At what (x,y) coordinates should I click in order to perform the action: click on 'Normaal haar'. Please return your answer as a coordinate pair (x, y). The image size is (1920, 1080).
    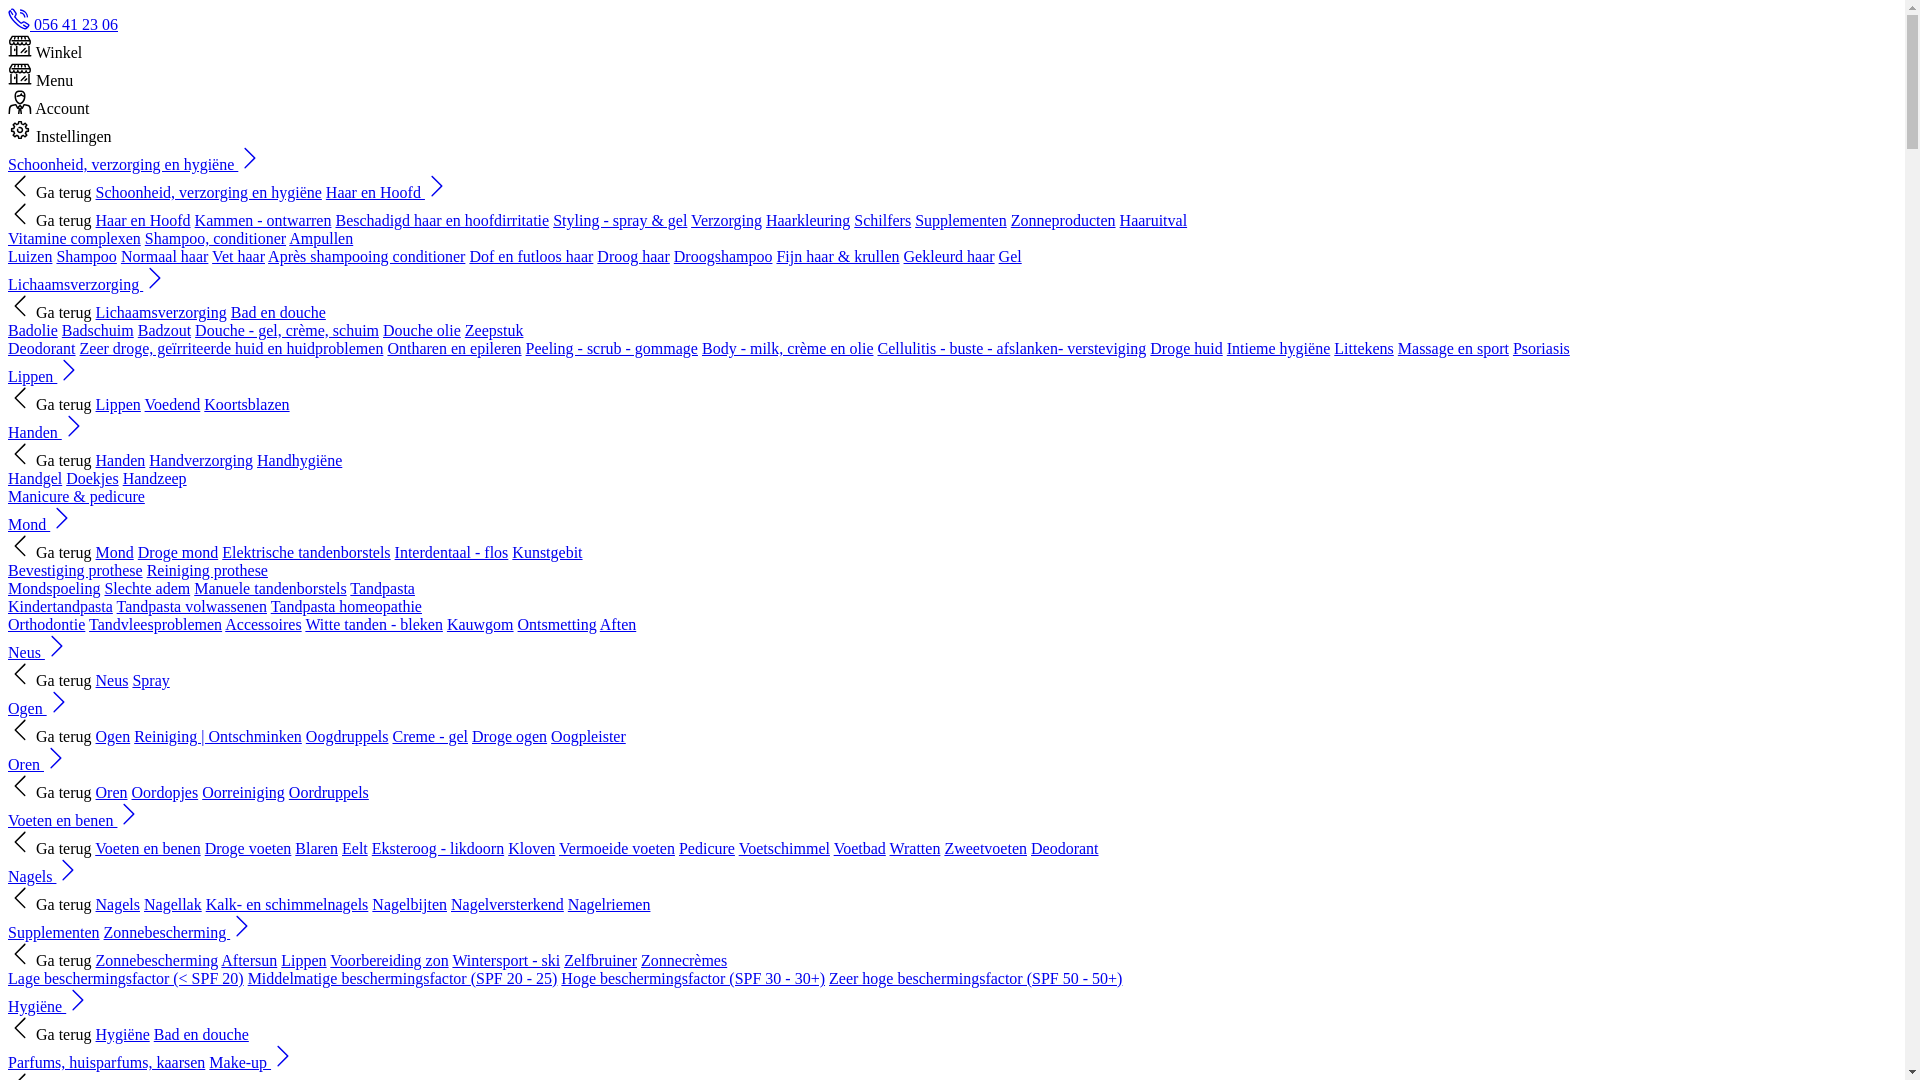
    Looking at the image, I should click on (164, 255).